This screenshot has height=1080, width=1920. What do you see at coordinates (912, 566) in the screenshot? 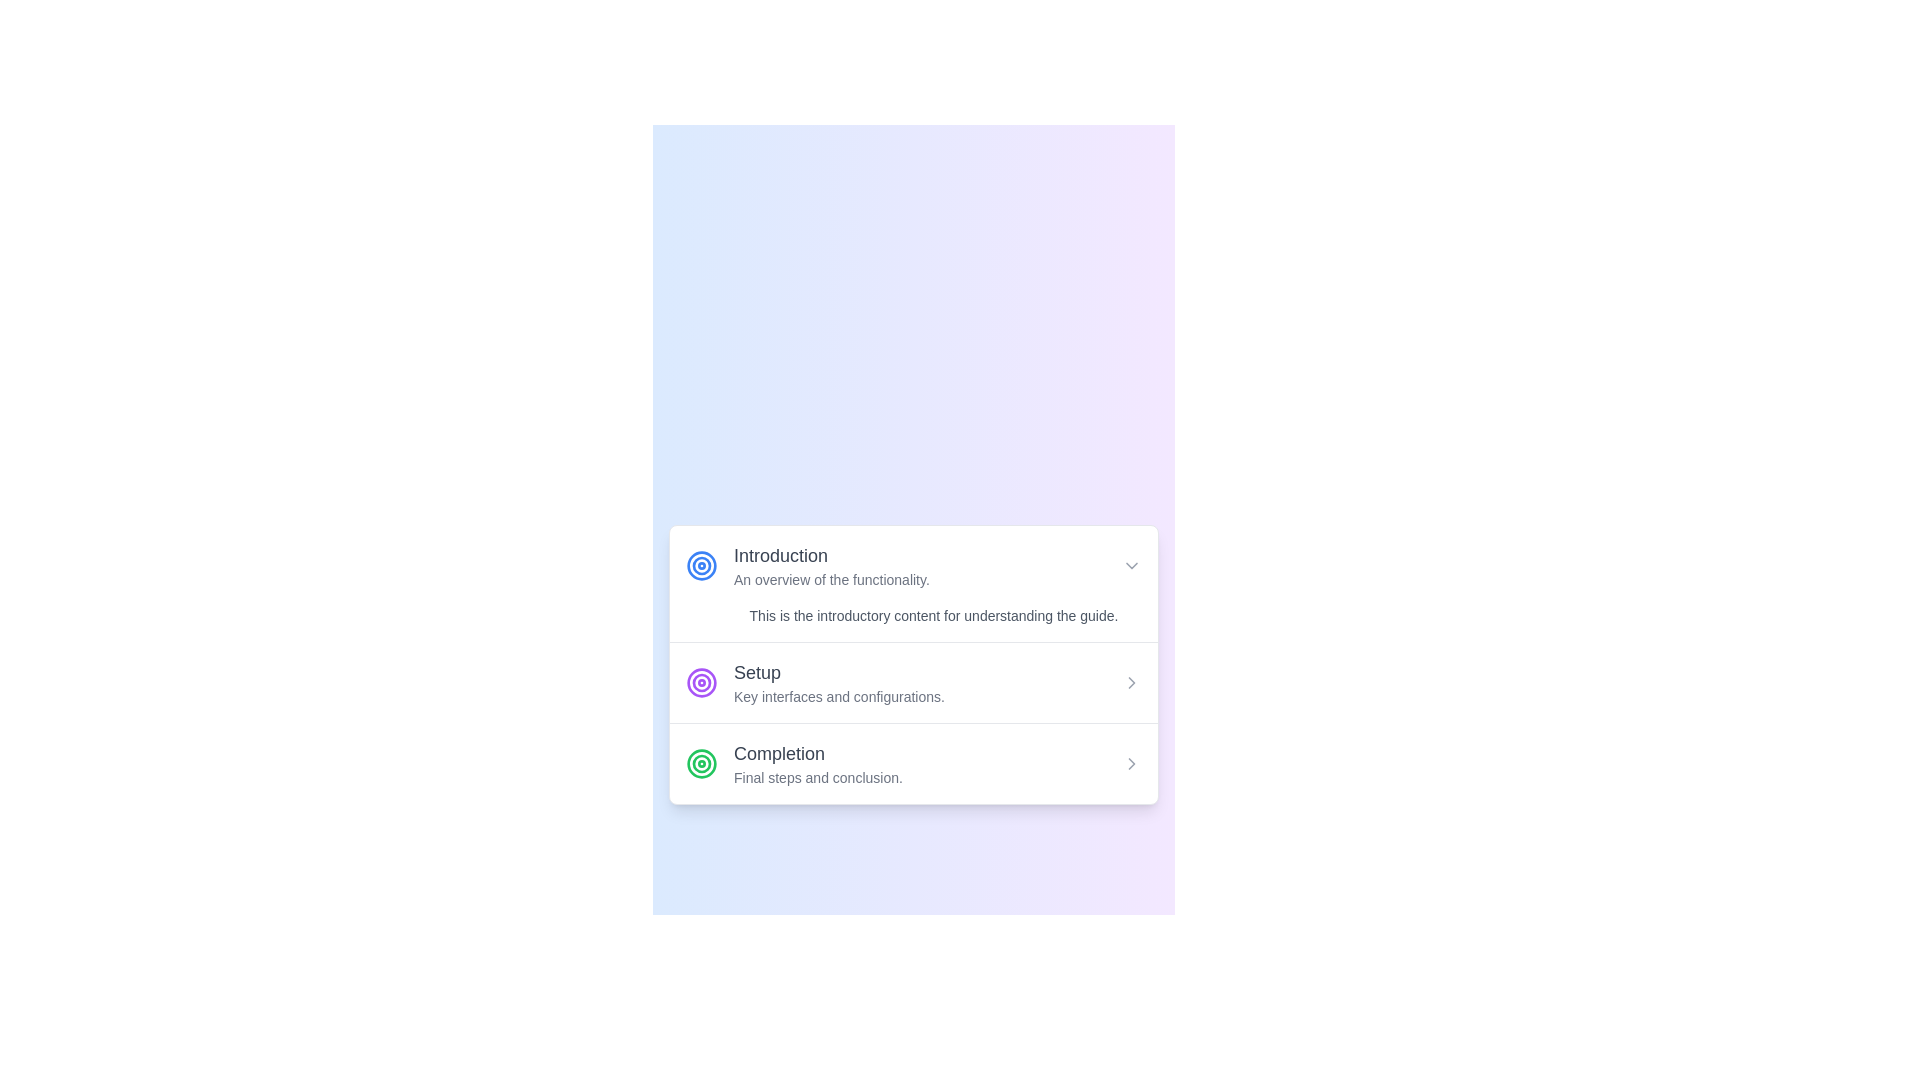
I see `the 'Introduction' button at the top of the list` at bounding box center [912, 566].